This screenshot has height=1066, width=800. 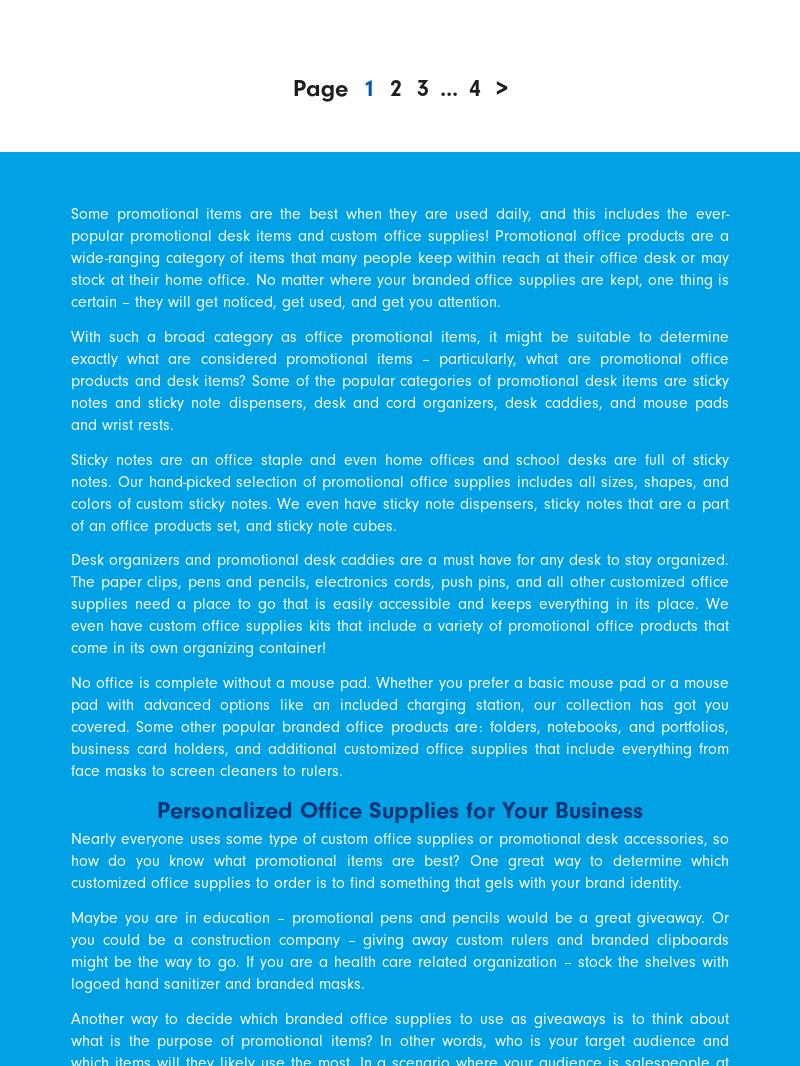 I want to click on 'With such a broad category as office promotional items, it might be suitable to determine exactly what are considered promotional items – particularly, what are promotional office products and desk items? Some of the popular categories of promotional desk items are sticky notes and sticky note dispensers, desk and cord organizers, desk caddies, and mouse pads and wrist rests.', so click(x=400, y=380).